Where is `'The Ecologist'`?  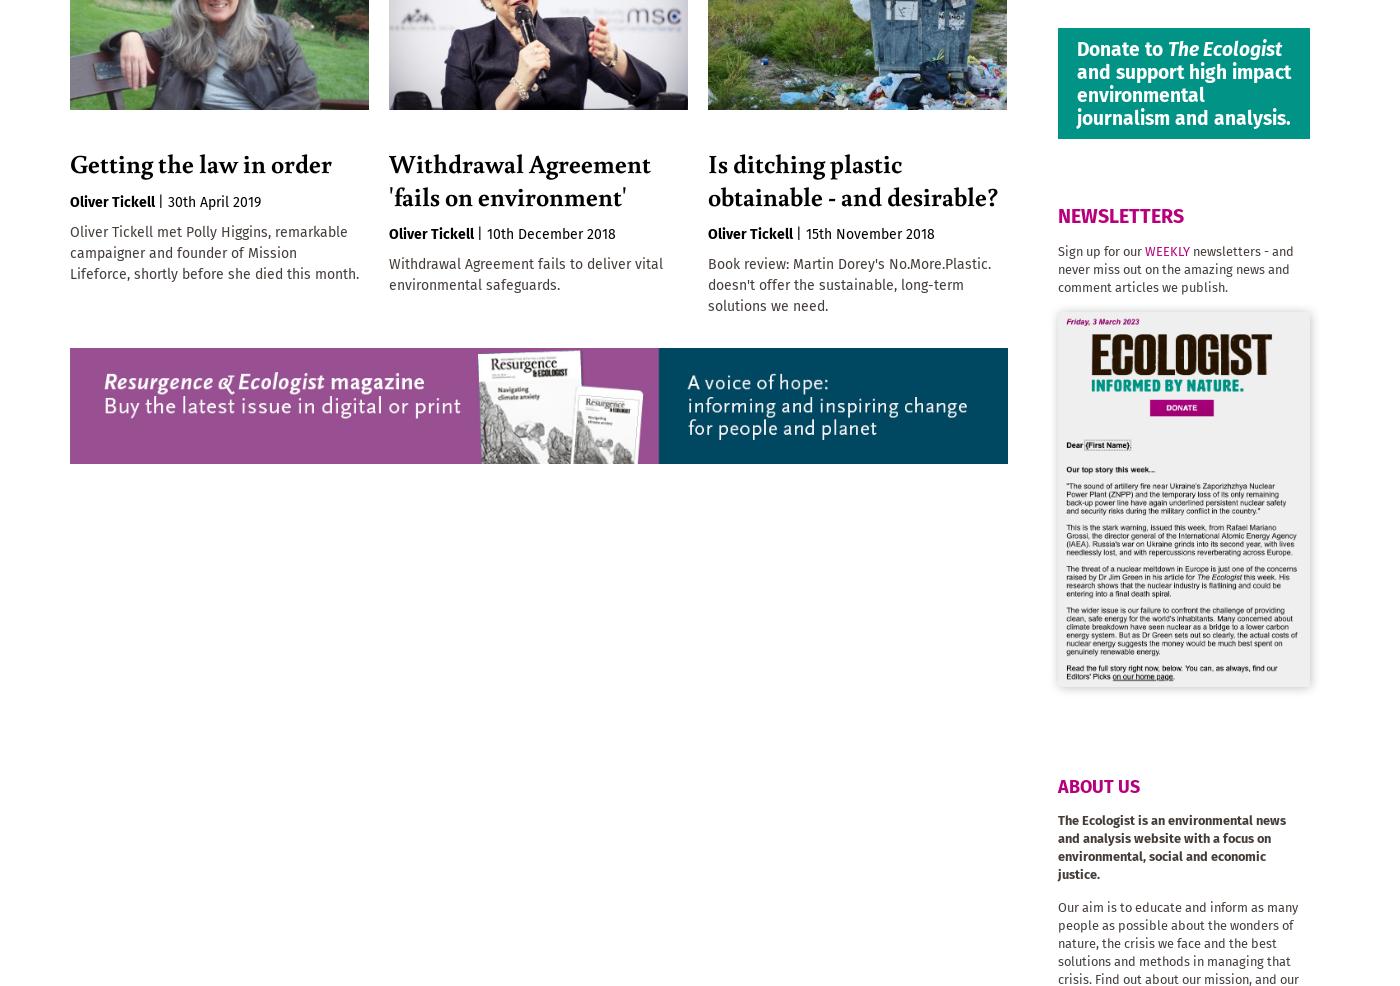
'The Ecologist' is located at coordinates (1224, 47).